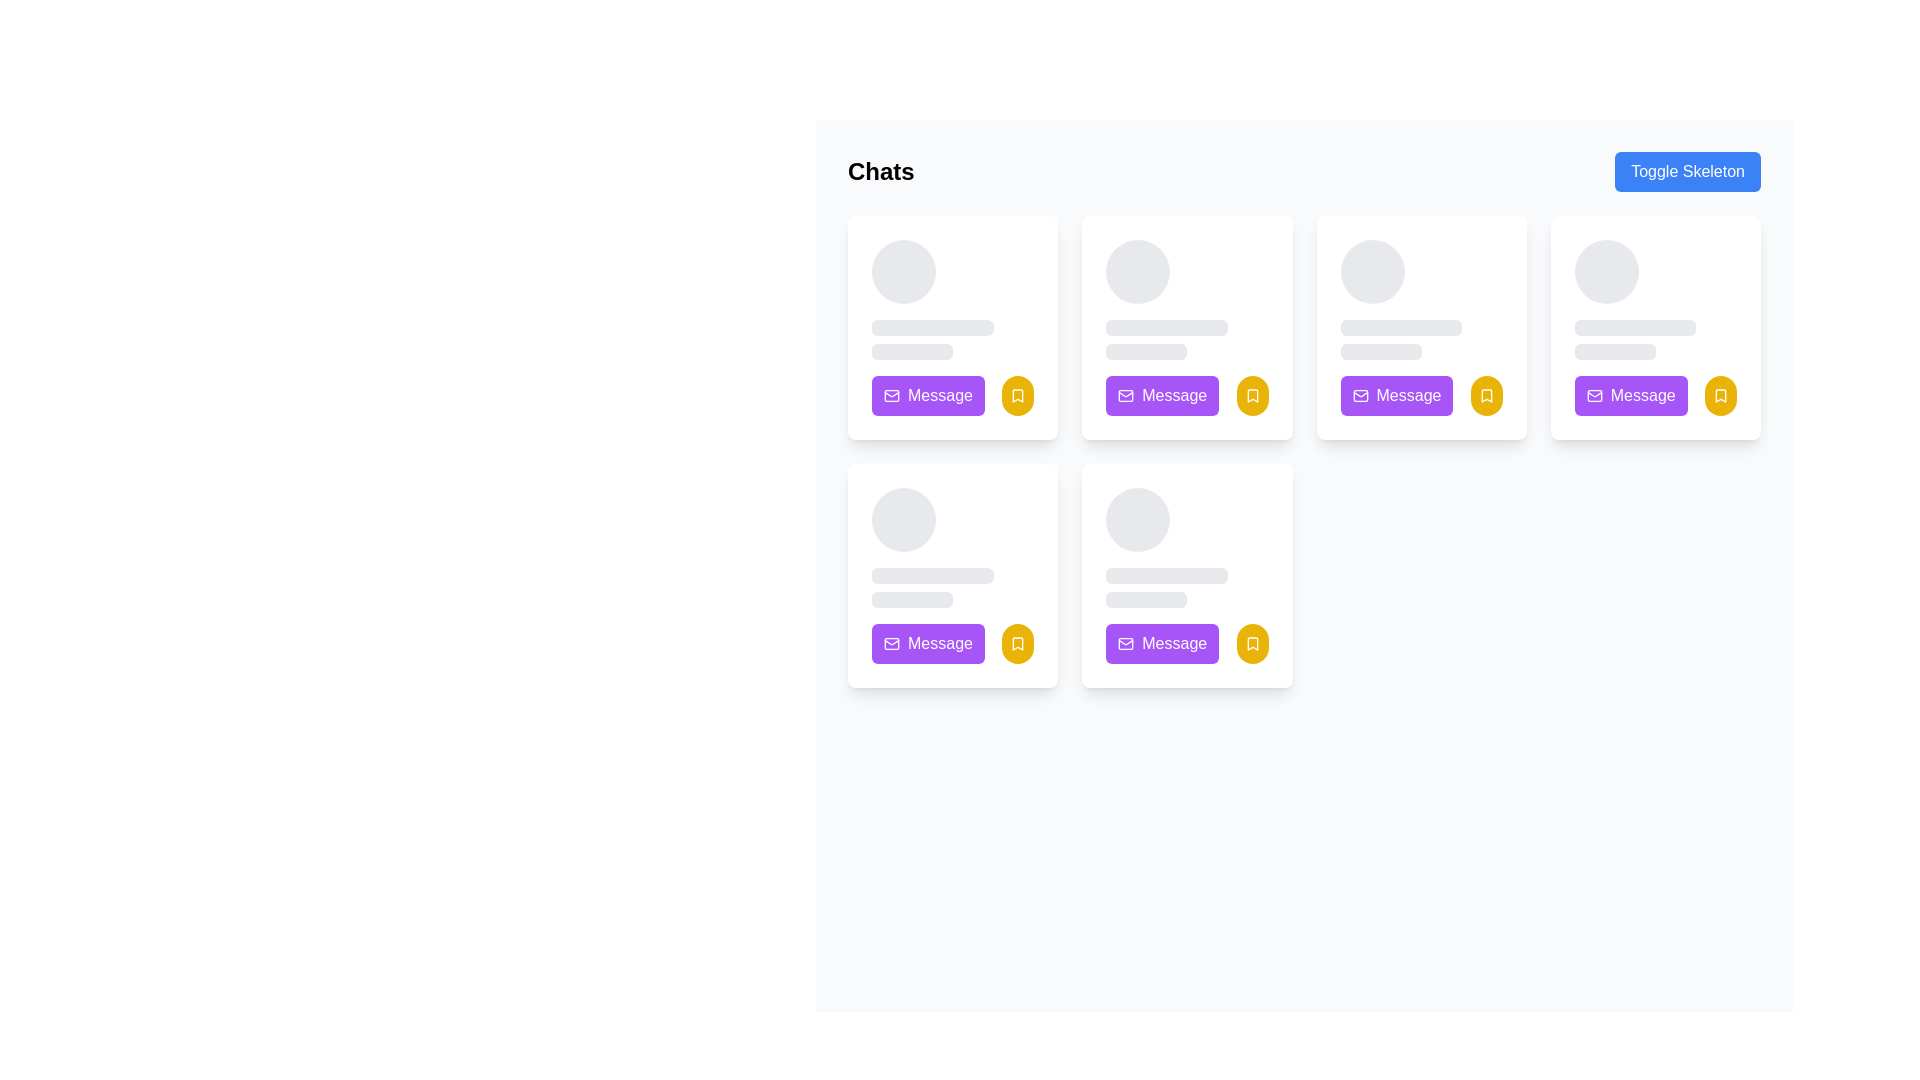 This screenshot has height=1080, width=1920. What do you see at coordinates (1395, 396) in the screenshot?
I see `the button located` at bounding box center [1395, 396].